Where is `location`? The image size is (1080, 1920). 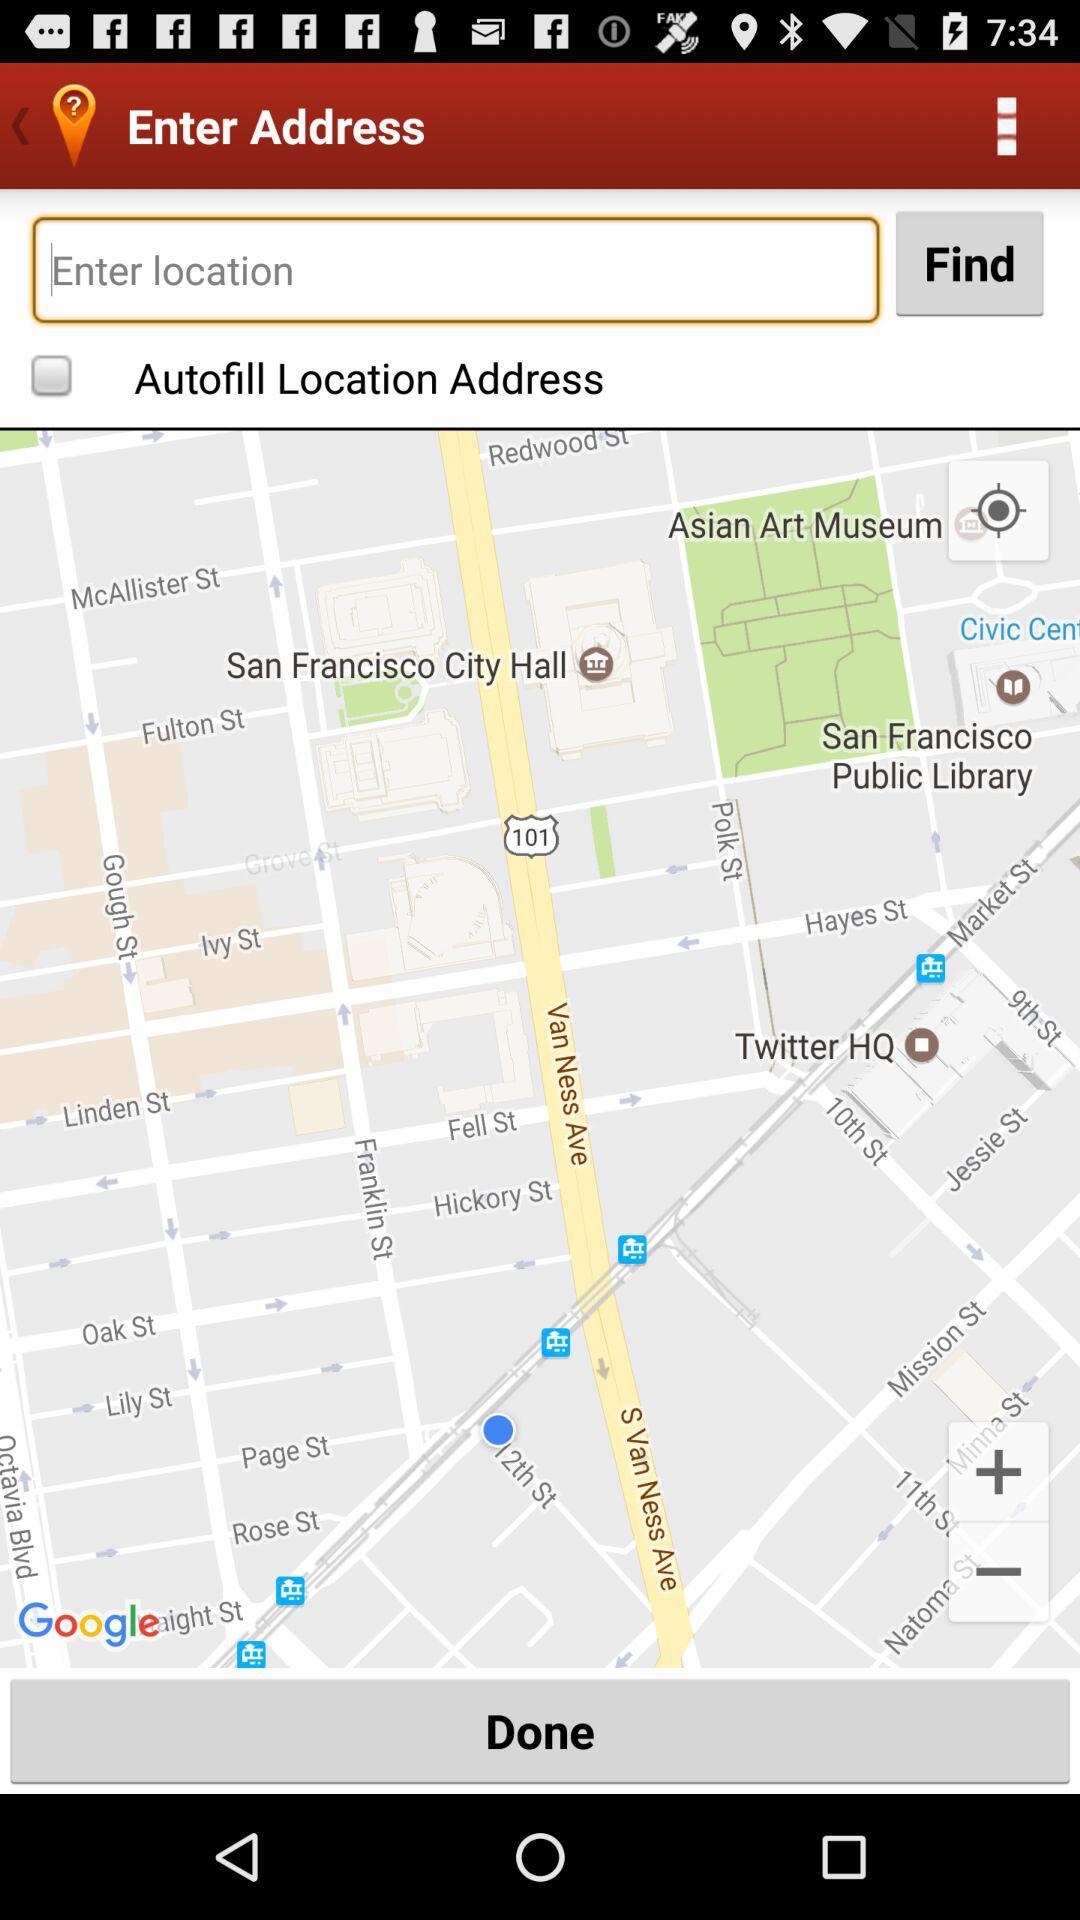
location is located at coordinates (455, 268).